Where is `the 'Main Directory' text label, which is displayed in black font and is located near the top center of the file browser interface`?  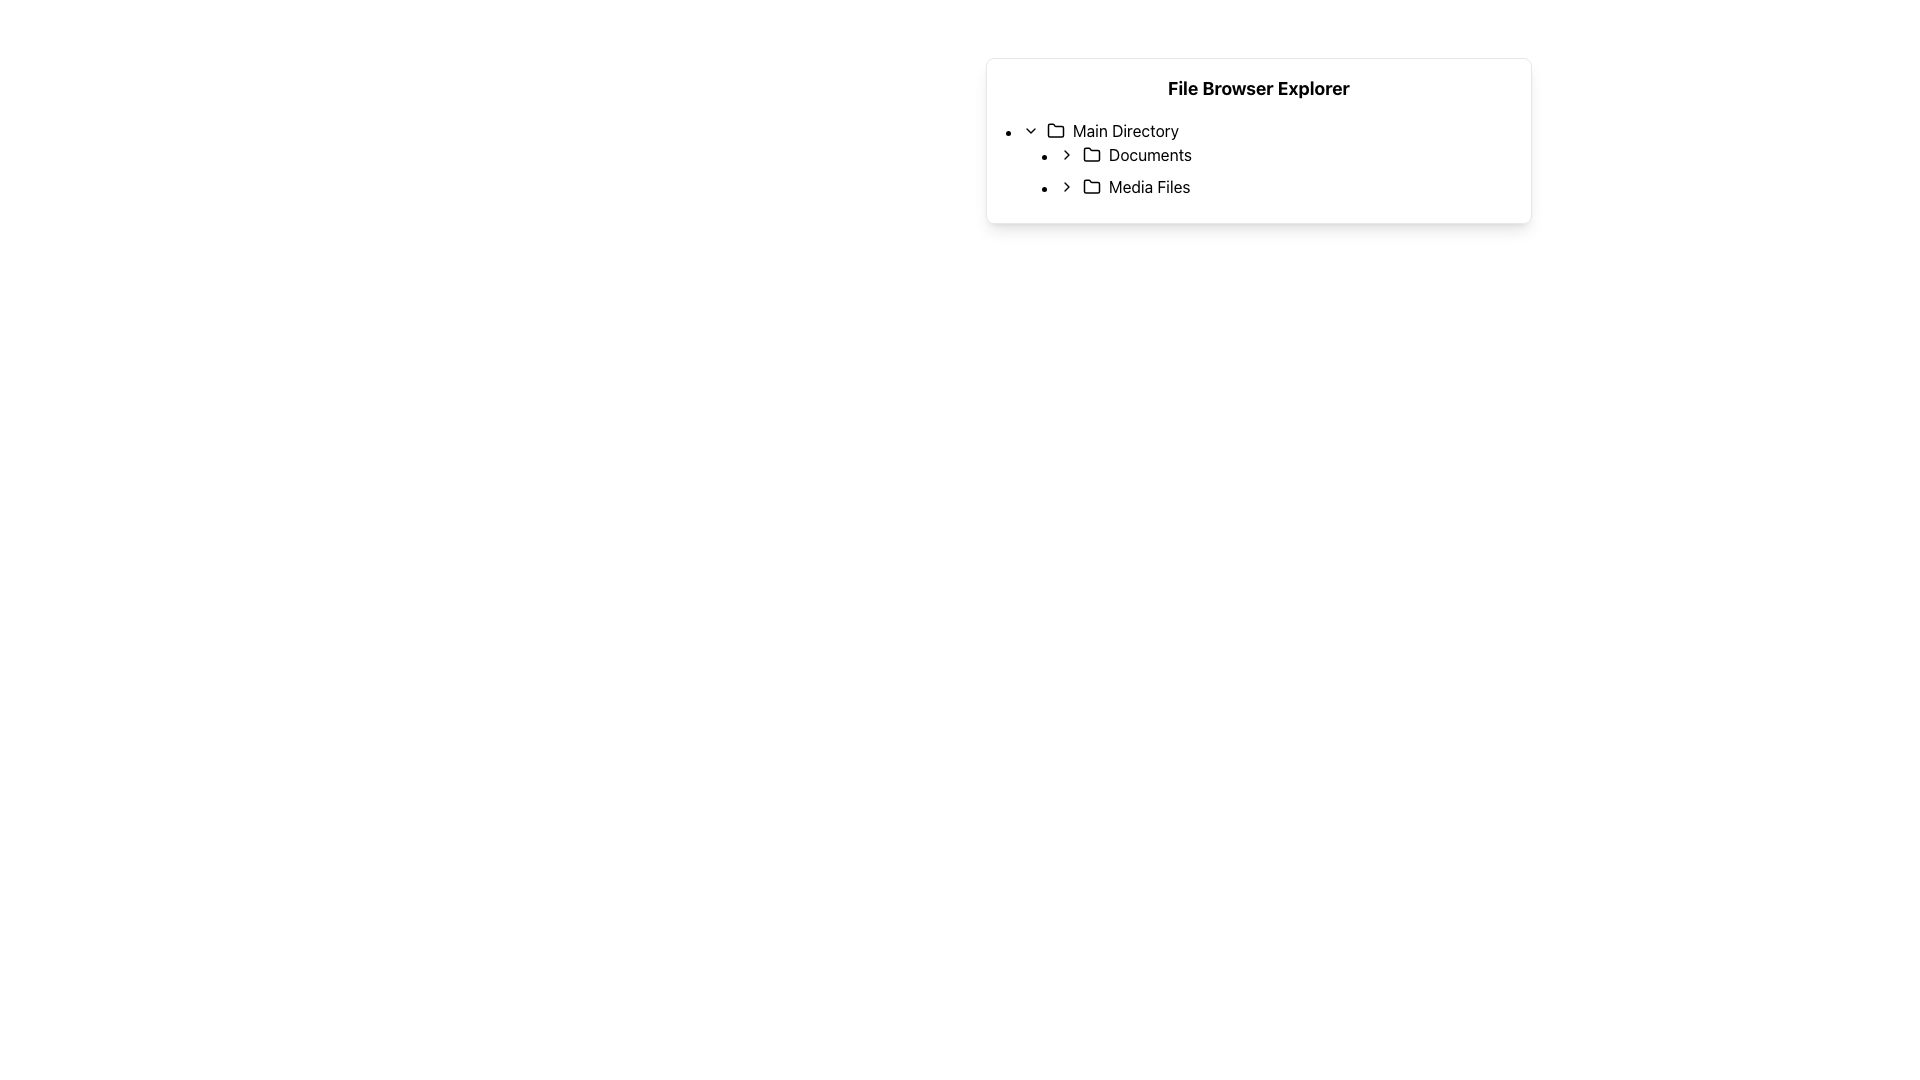 the 'Main Directory' text label, which is displayed in black font and is located near the top center of the file browser interface is located at coordinates (1125, 131).